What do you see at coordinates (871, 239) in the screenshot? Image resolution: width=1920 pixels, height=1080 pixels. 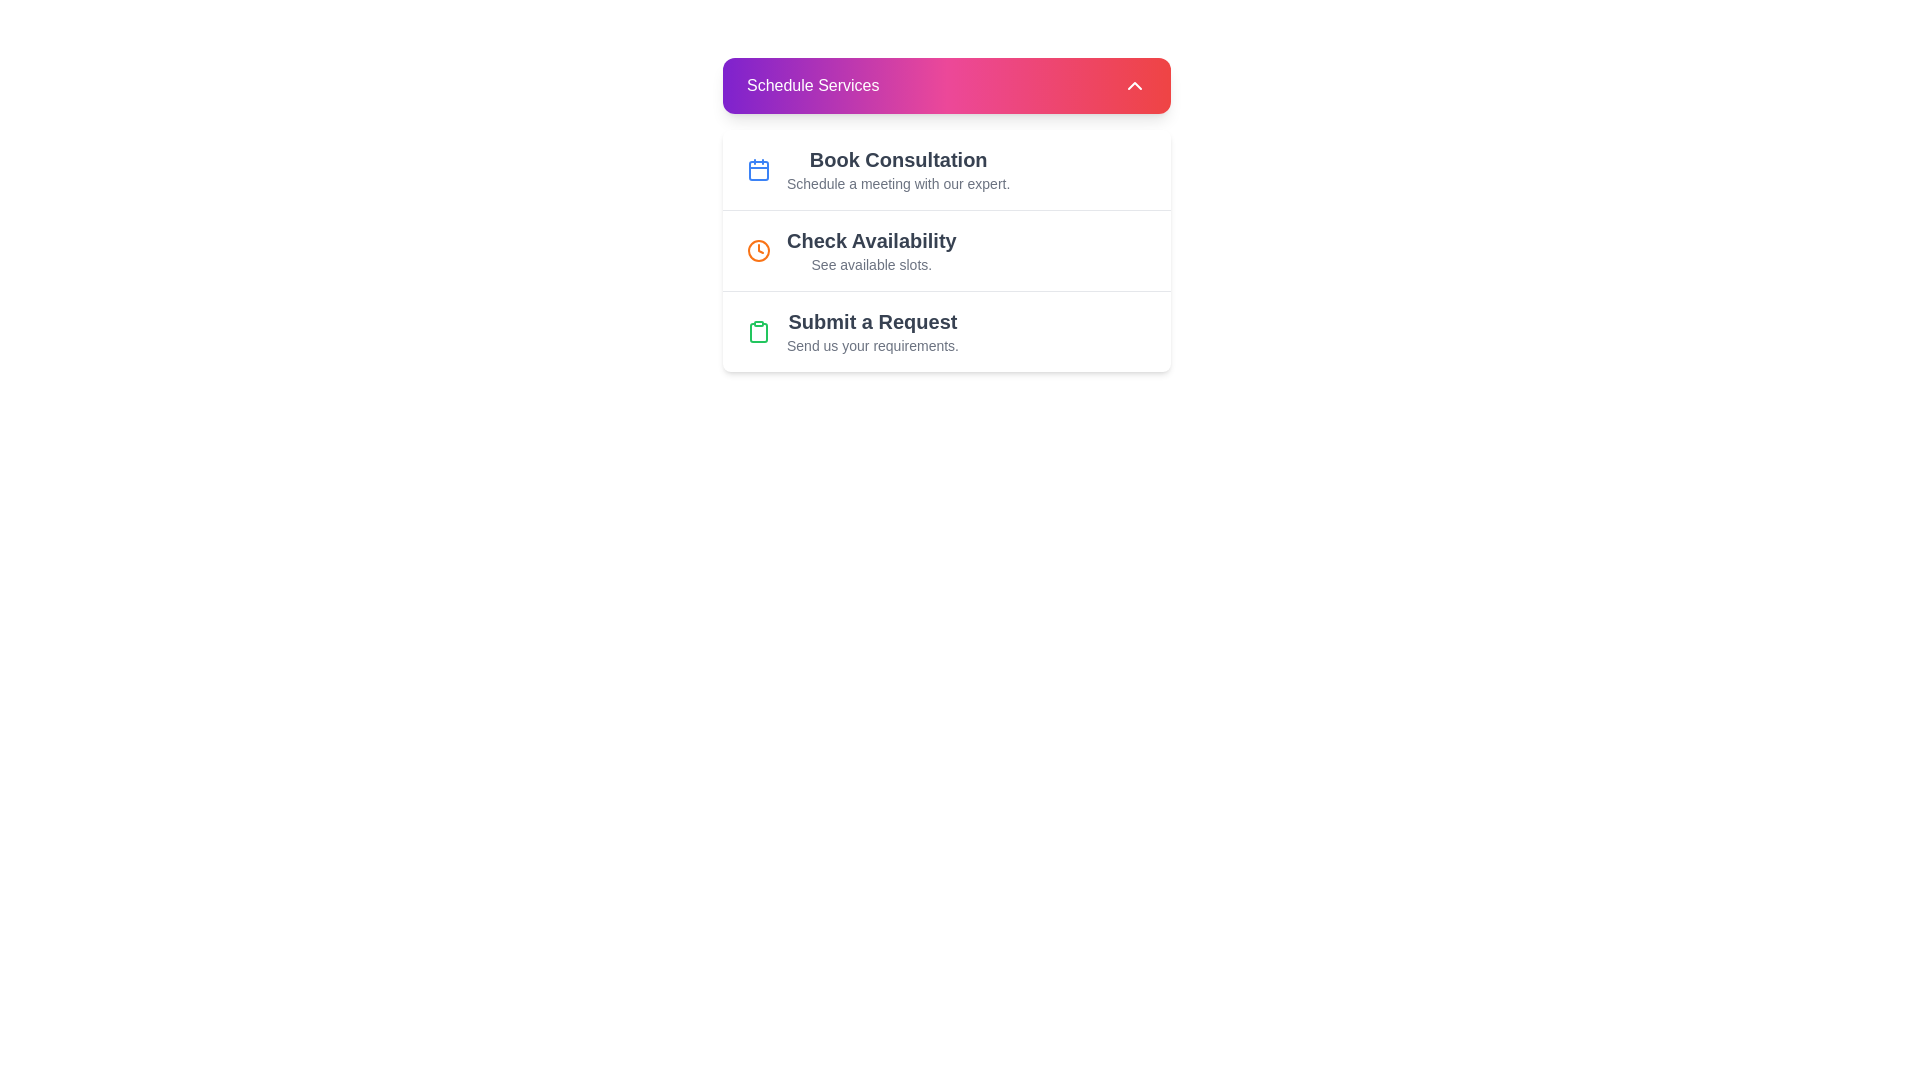 I see `the text label that serves as a title for the clickable menu option related to checking availability, which is the second item in the vertical list menu` at bounding box center [871, 239].